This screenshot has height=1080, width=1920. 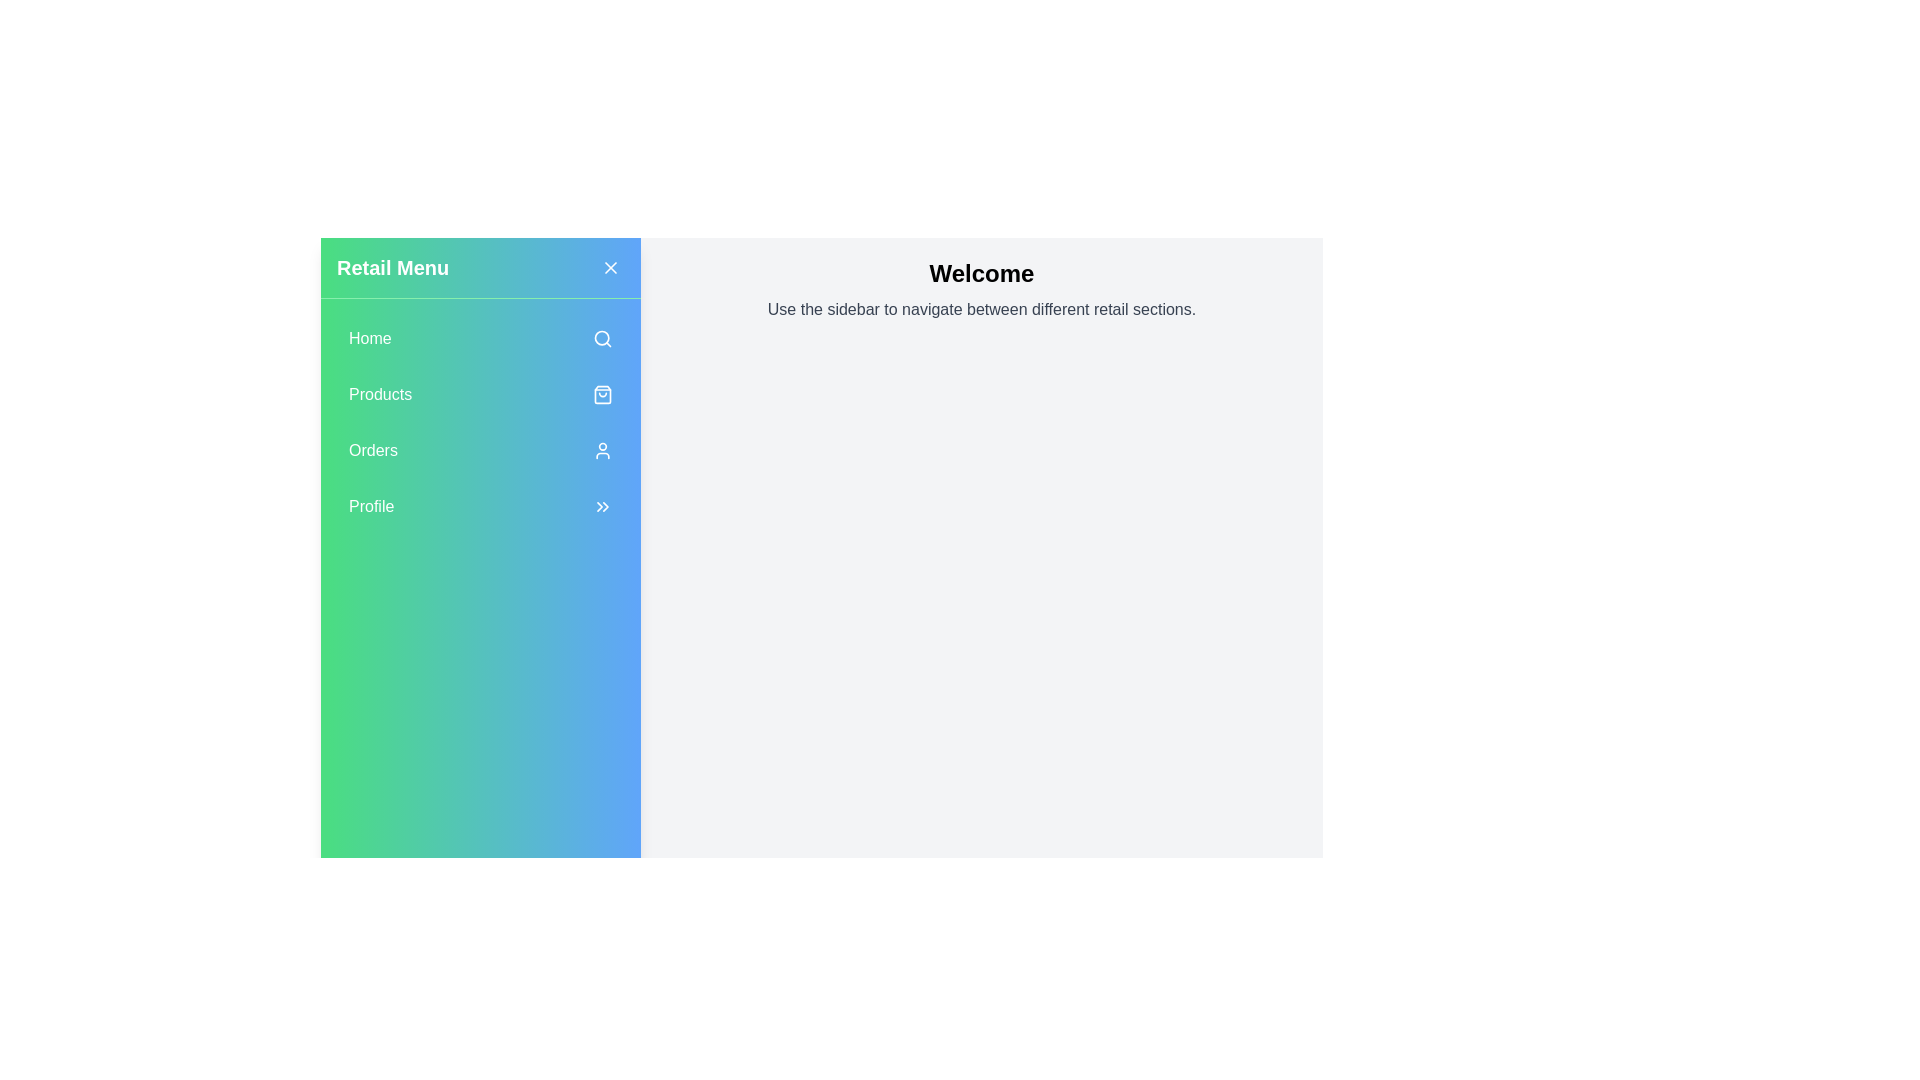 What do you see at coordinates (370, 338) in the screenshot?
I see `the 'Home' navigation option in the sidebar` at bounding box center [370, 338].